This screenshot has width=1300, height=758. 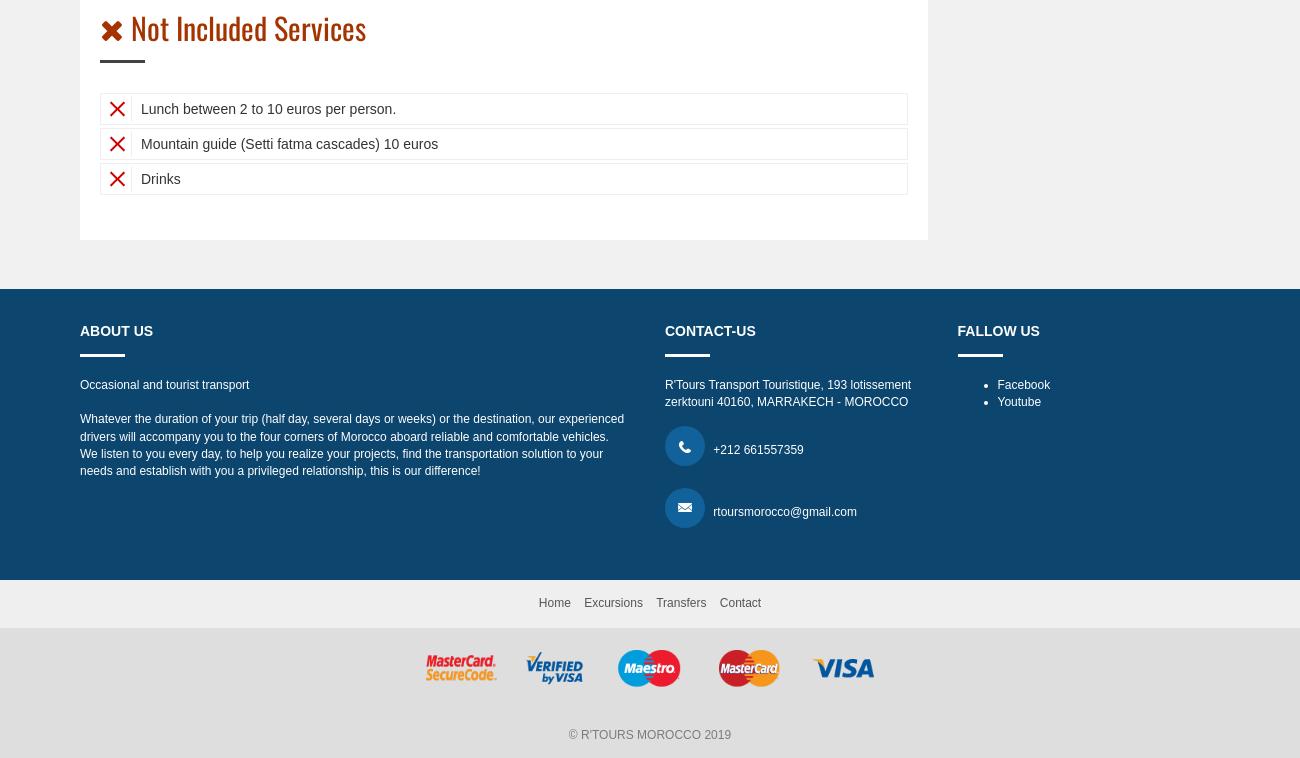 What do you see at coordinates (710, 449) in the screenshot?
I see `'+212 661557359'` at bounding box center [710, 449].